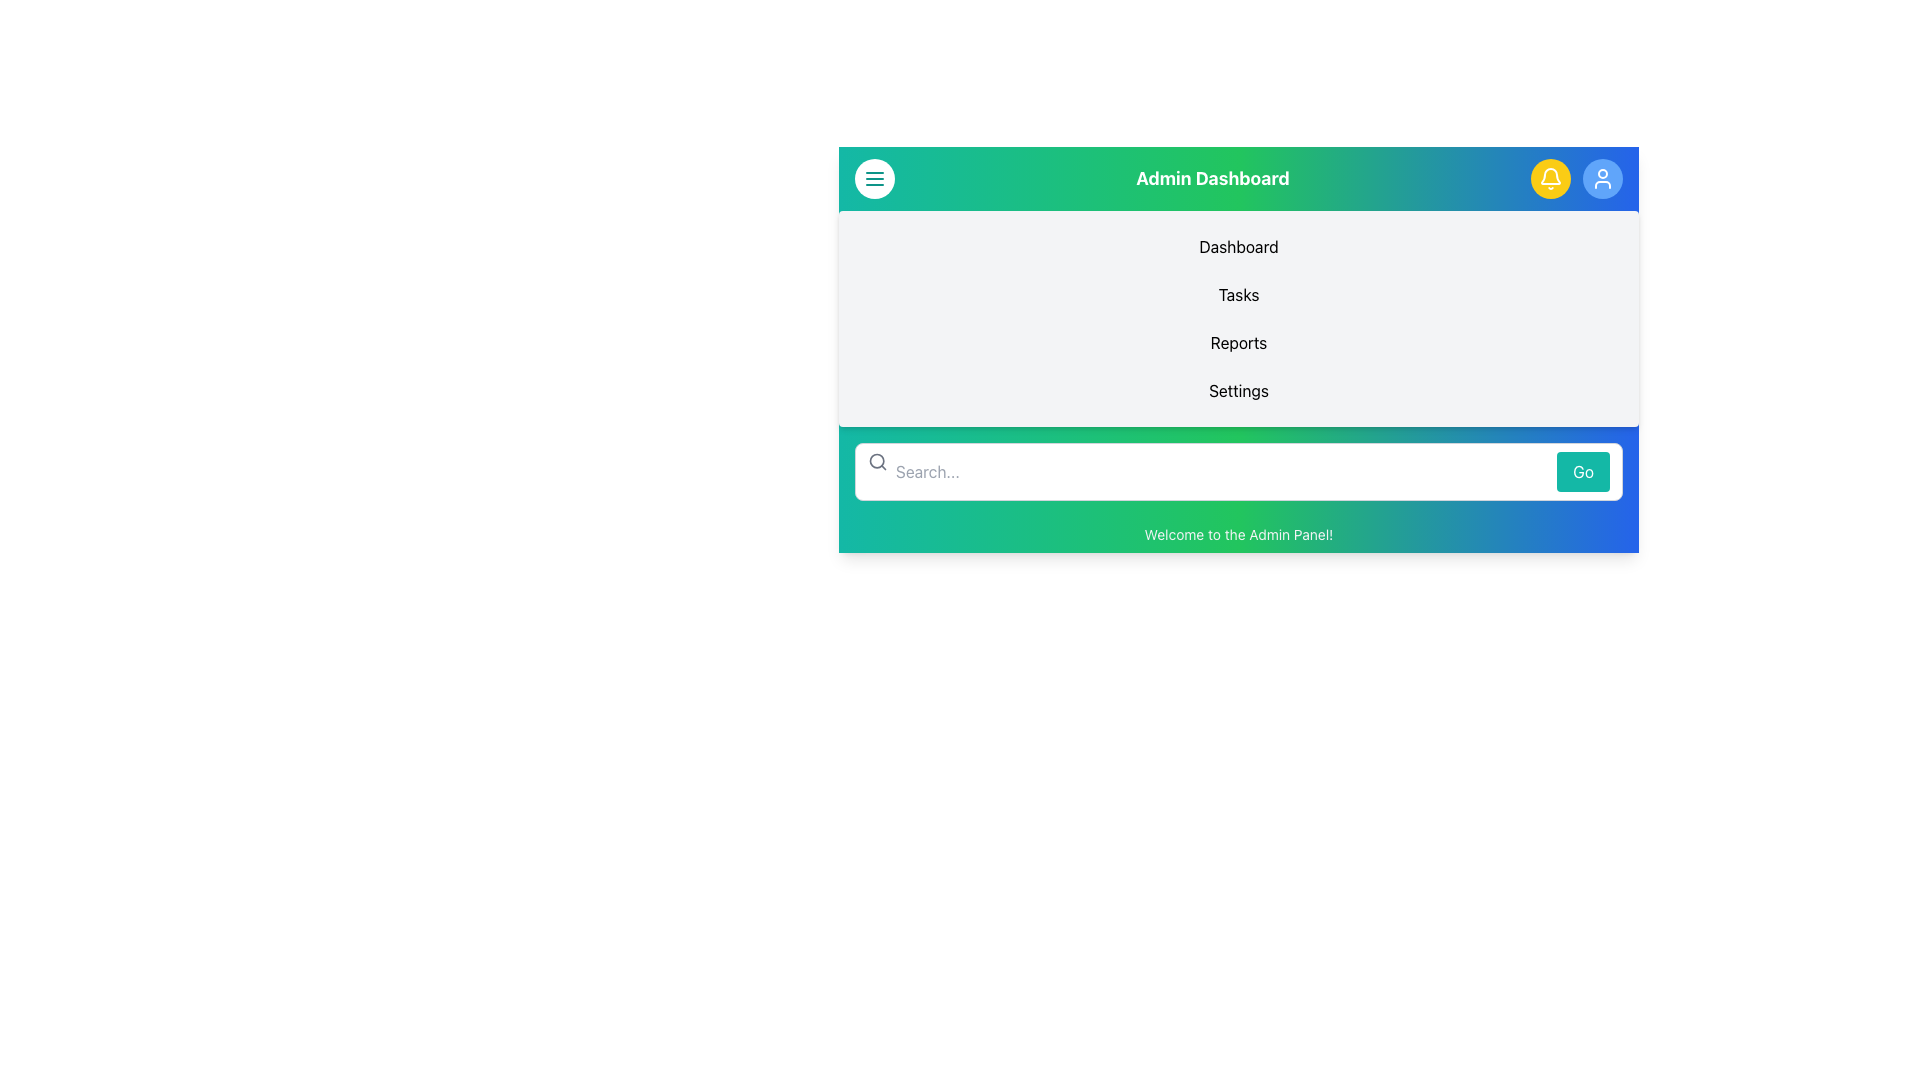 Image resolution: width=1920 pixels, height=1080 pixels. I want to click on the 'Settings' menu option, which is the fourth item in a vertical list located below 'Reports' and above the search bar, so click(1237, 390).